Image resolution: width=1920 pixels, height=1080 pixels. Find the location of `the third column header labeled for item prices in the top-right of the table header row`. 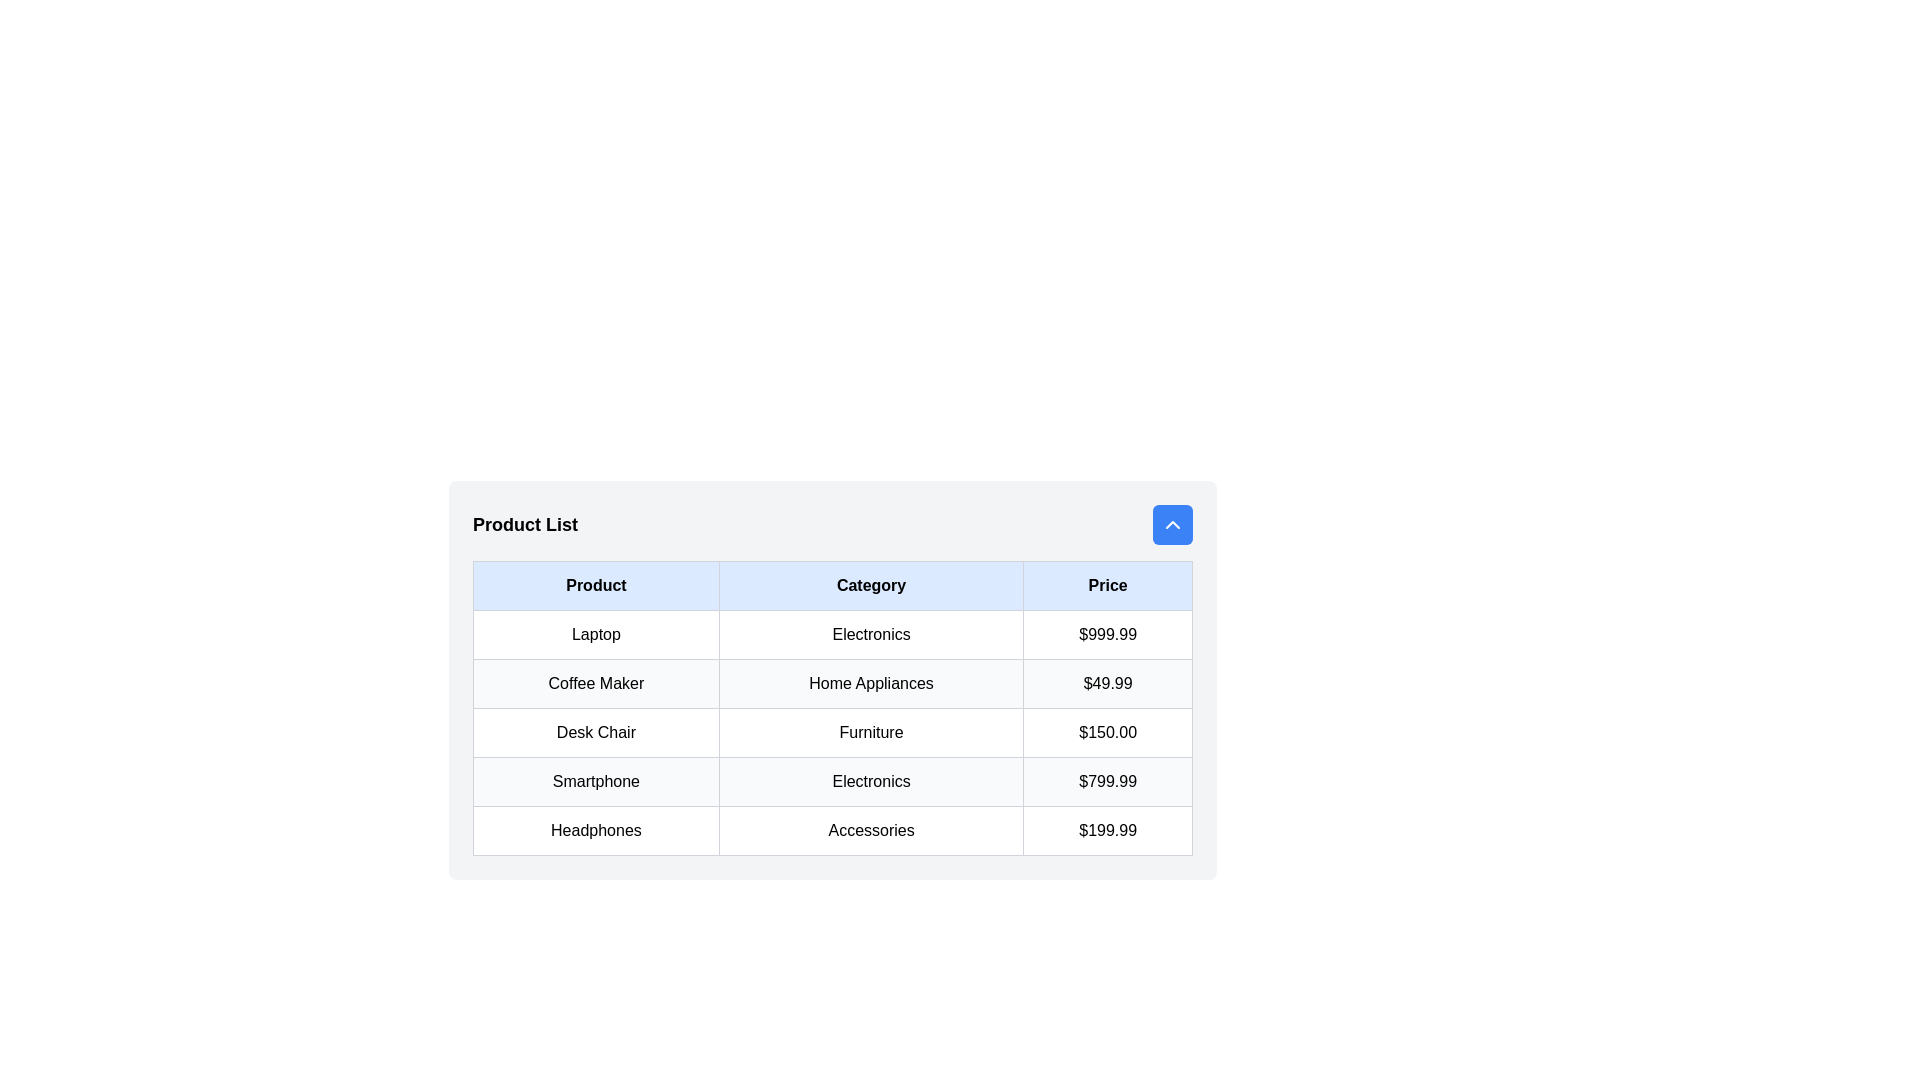

the third column header labeled for item prices in the top-right of the table header row is located at coordinates (1107, 585).